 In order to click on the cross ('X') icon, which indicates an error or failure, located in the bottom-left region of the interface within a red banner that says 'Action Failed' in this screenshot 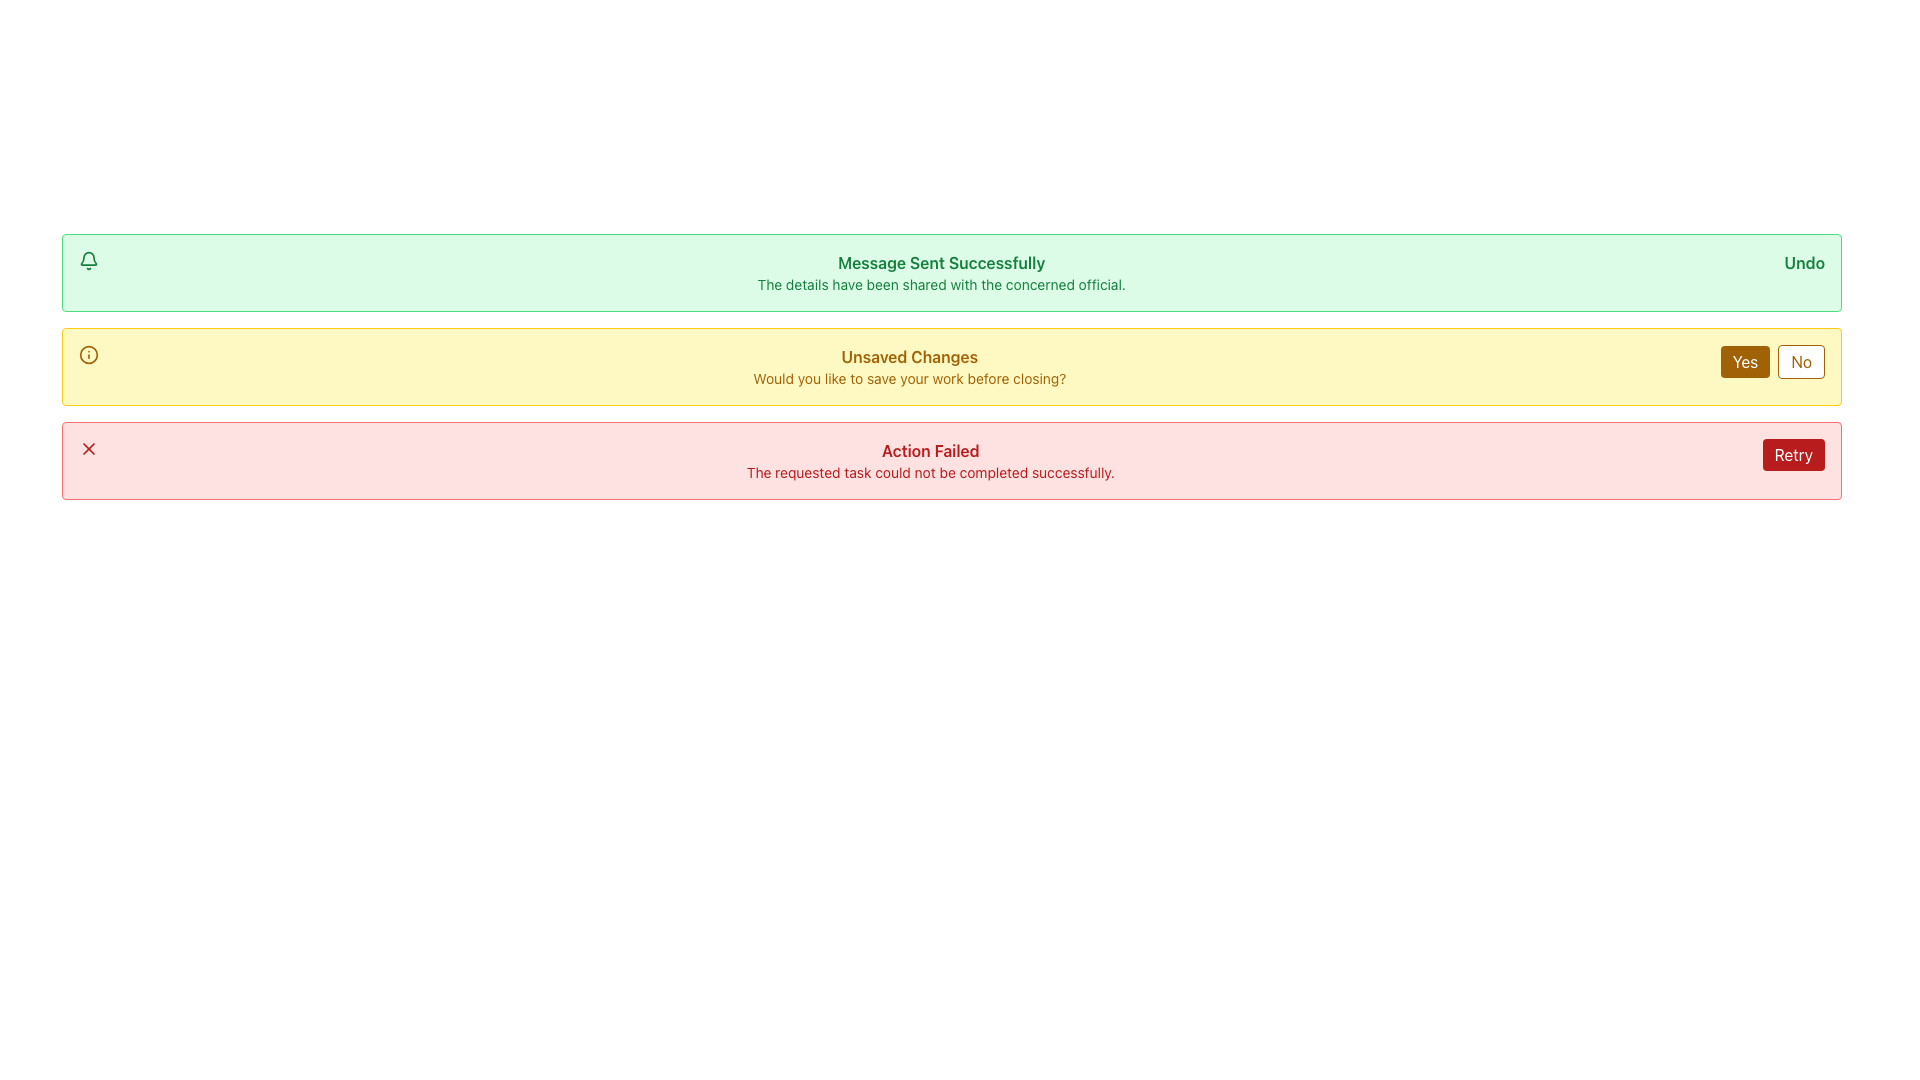, I will do `click(88, 447)`.